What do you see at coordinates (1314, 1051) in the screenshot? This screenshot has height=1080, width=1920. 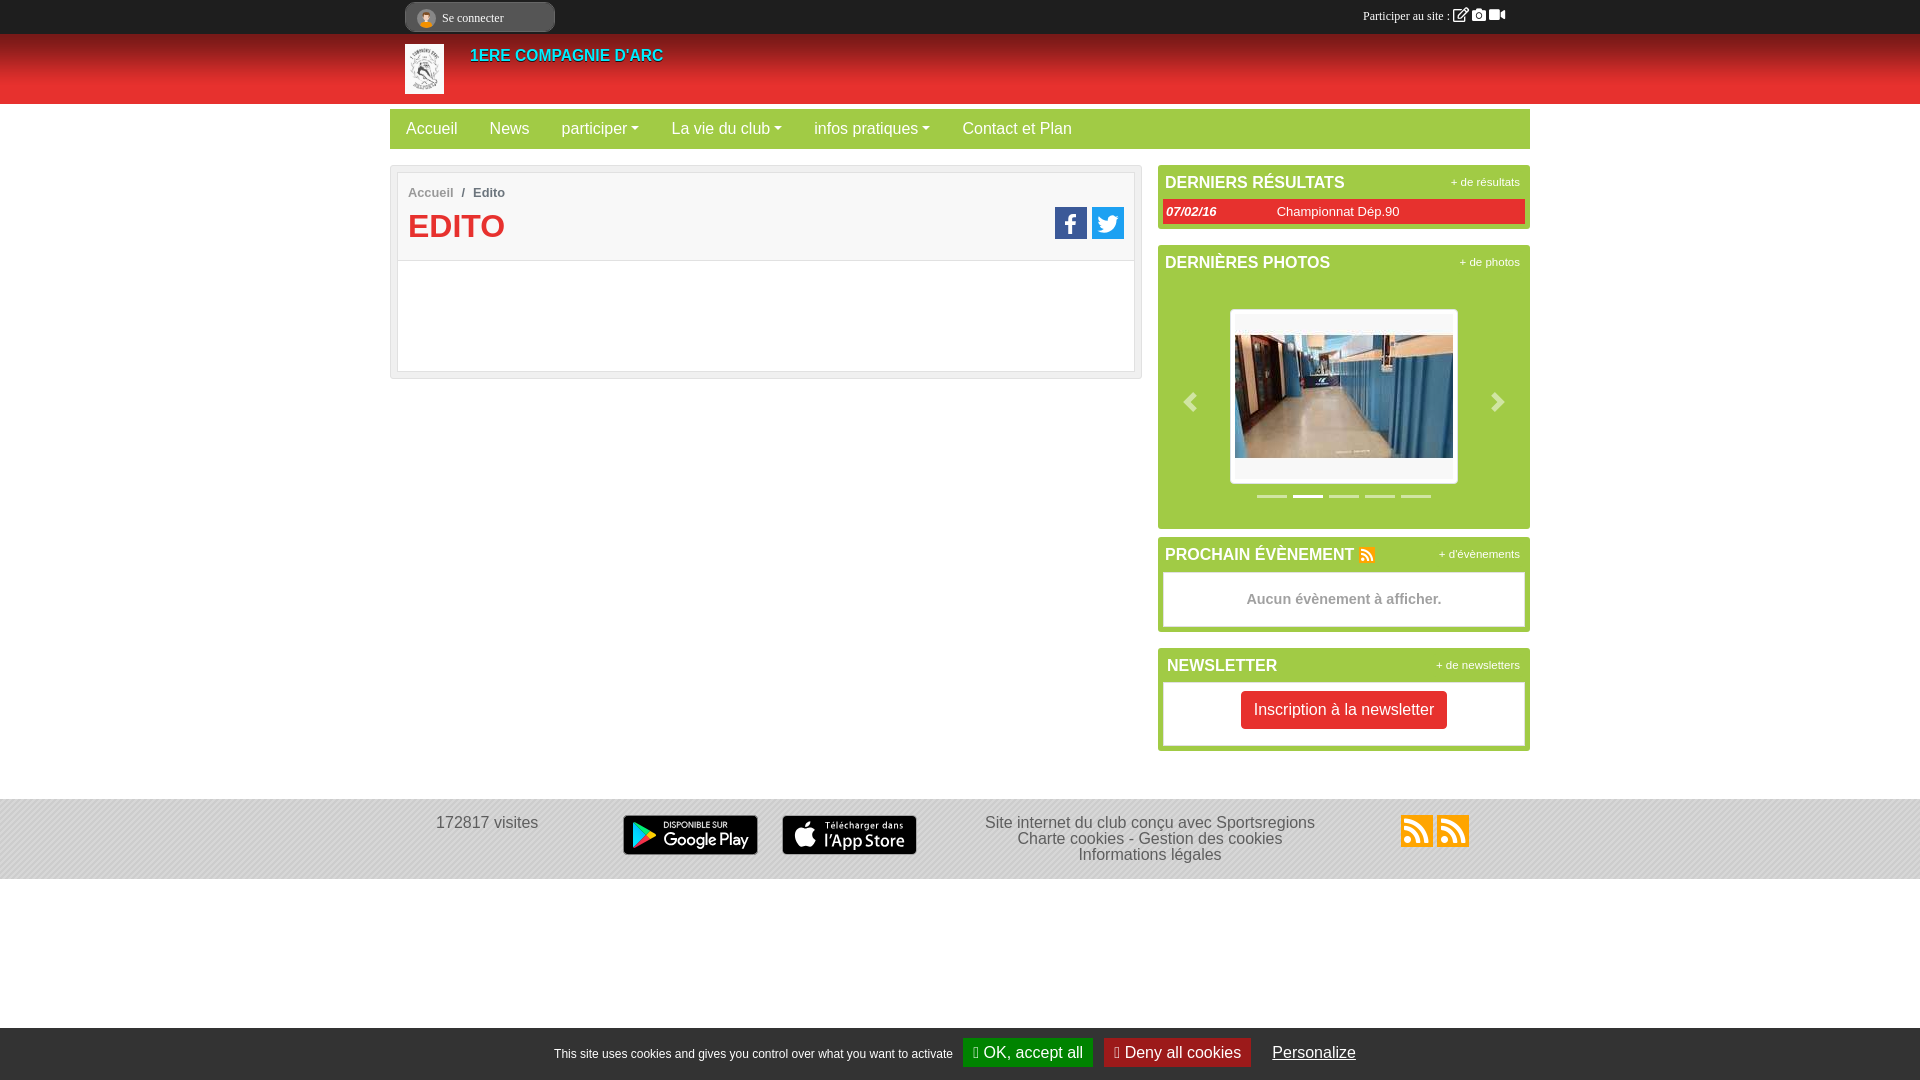 I see `'Personalize'` at bounding box center [1314, 1051].